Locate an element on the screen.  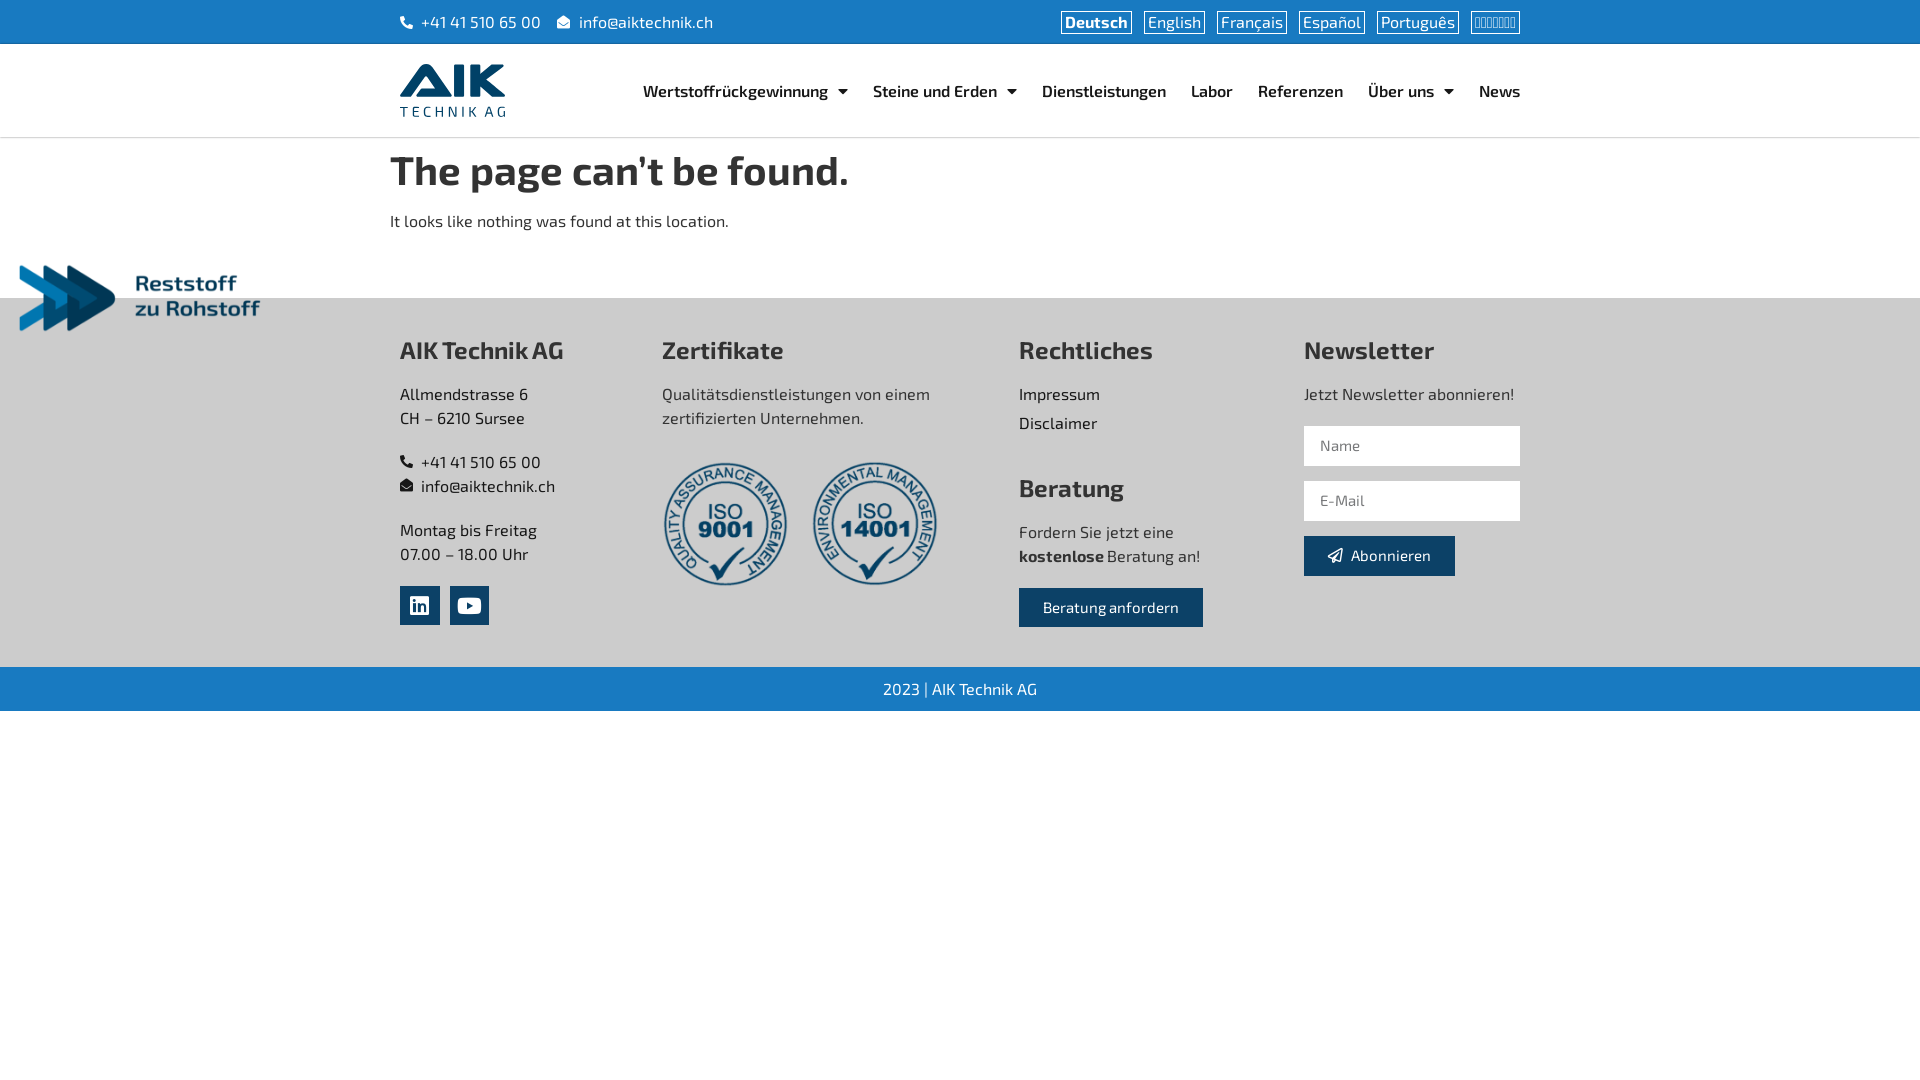
'English' is located at coordinates (1174, 22).